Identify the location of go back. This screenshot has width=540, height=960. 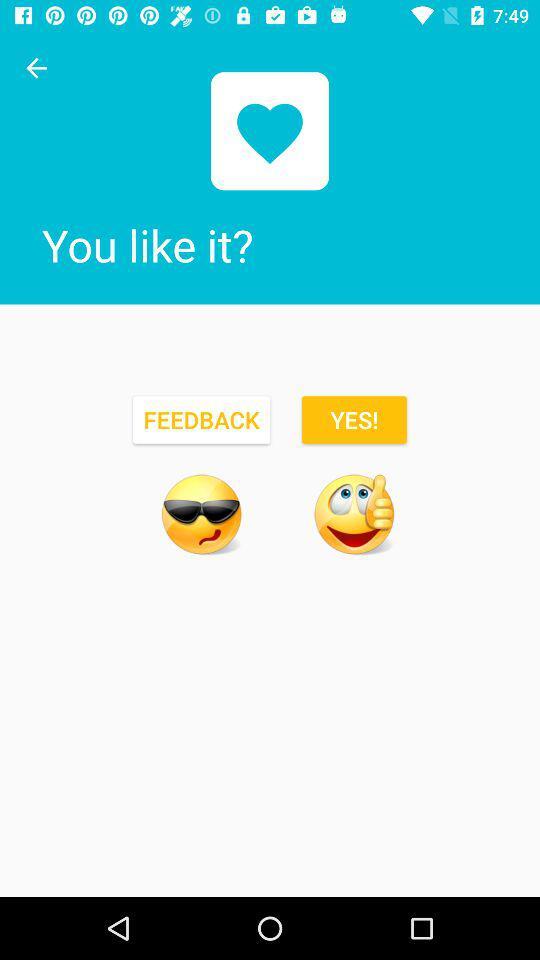
(36, 68).